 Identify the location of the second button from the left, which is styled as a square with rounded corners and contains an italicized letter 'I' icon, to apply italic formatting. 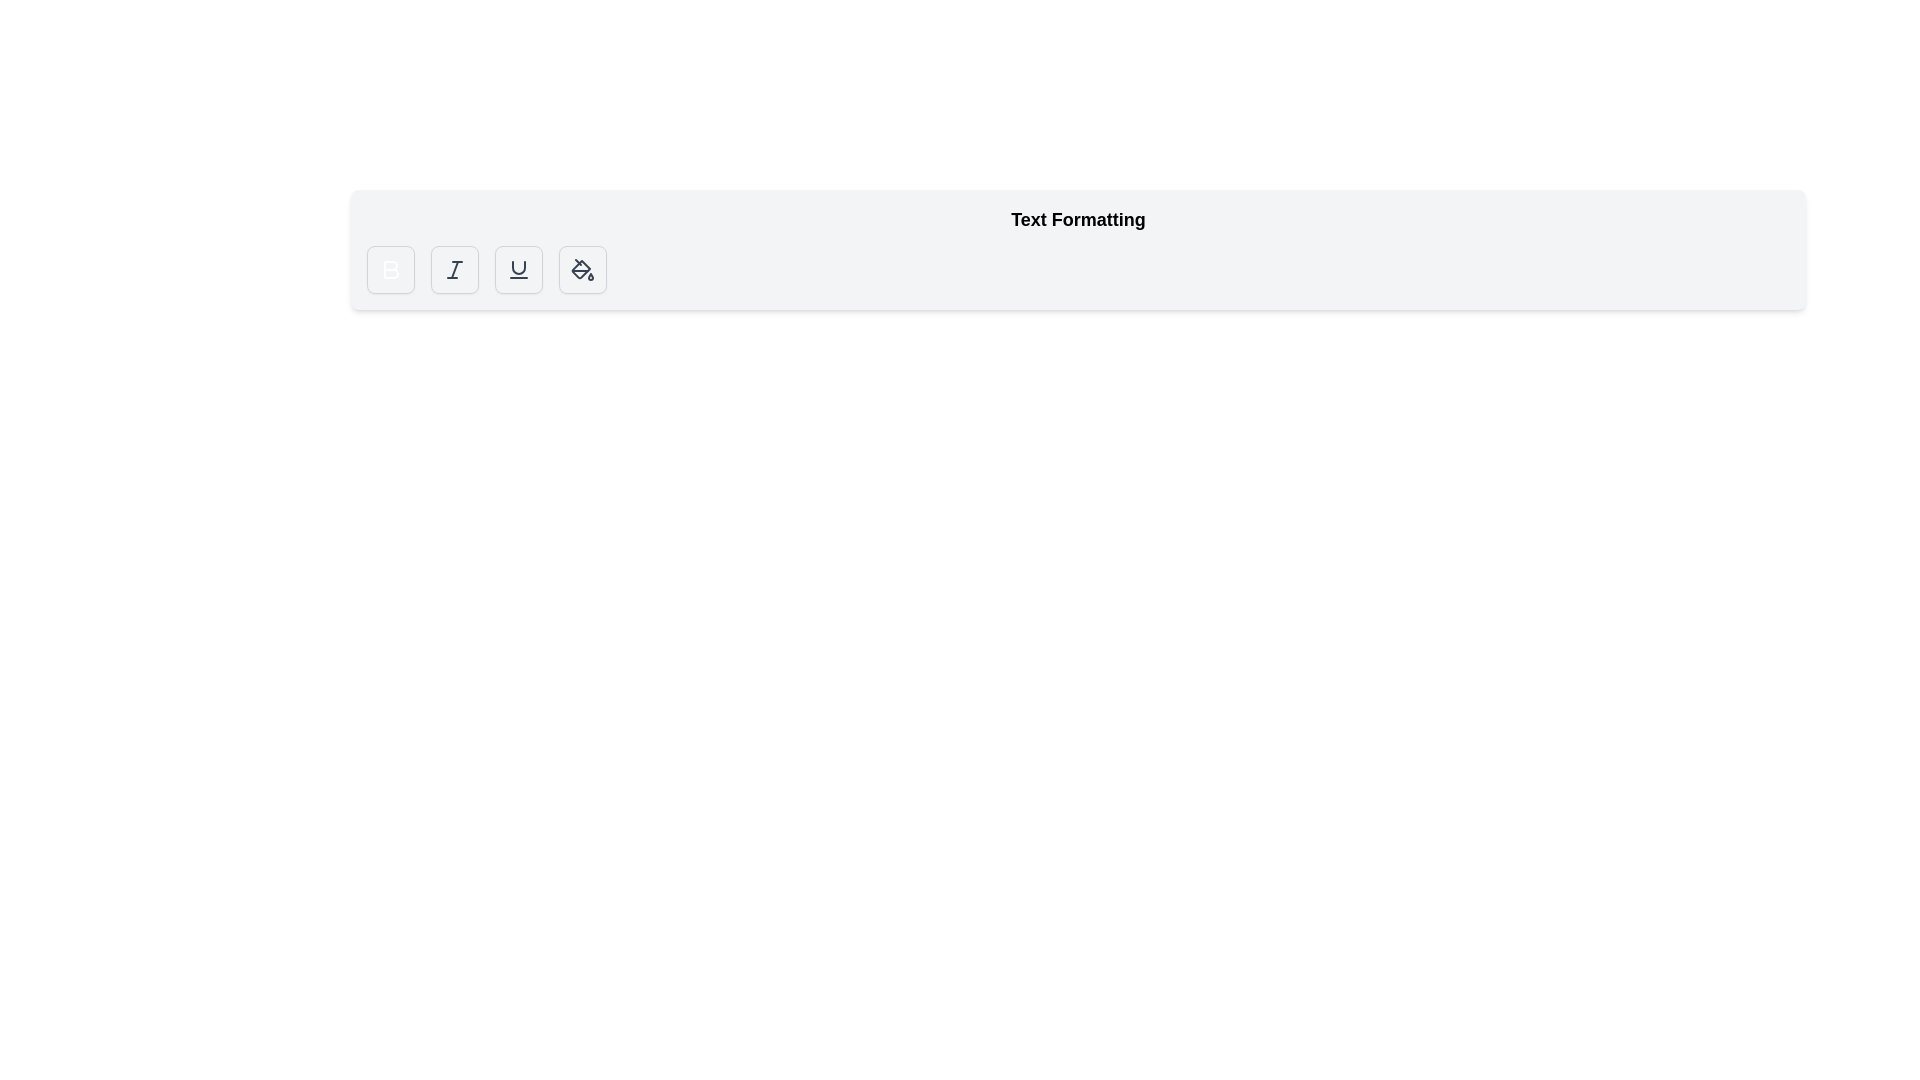
(454, 270).